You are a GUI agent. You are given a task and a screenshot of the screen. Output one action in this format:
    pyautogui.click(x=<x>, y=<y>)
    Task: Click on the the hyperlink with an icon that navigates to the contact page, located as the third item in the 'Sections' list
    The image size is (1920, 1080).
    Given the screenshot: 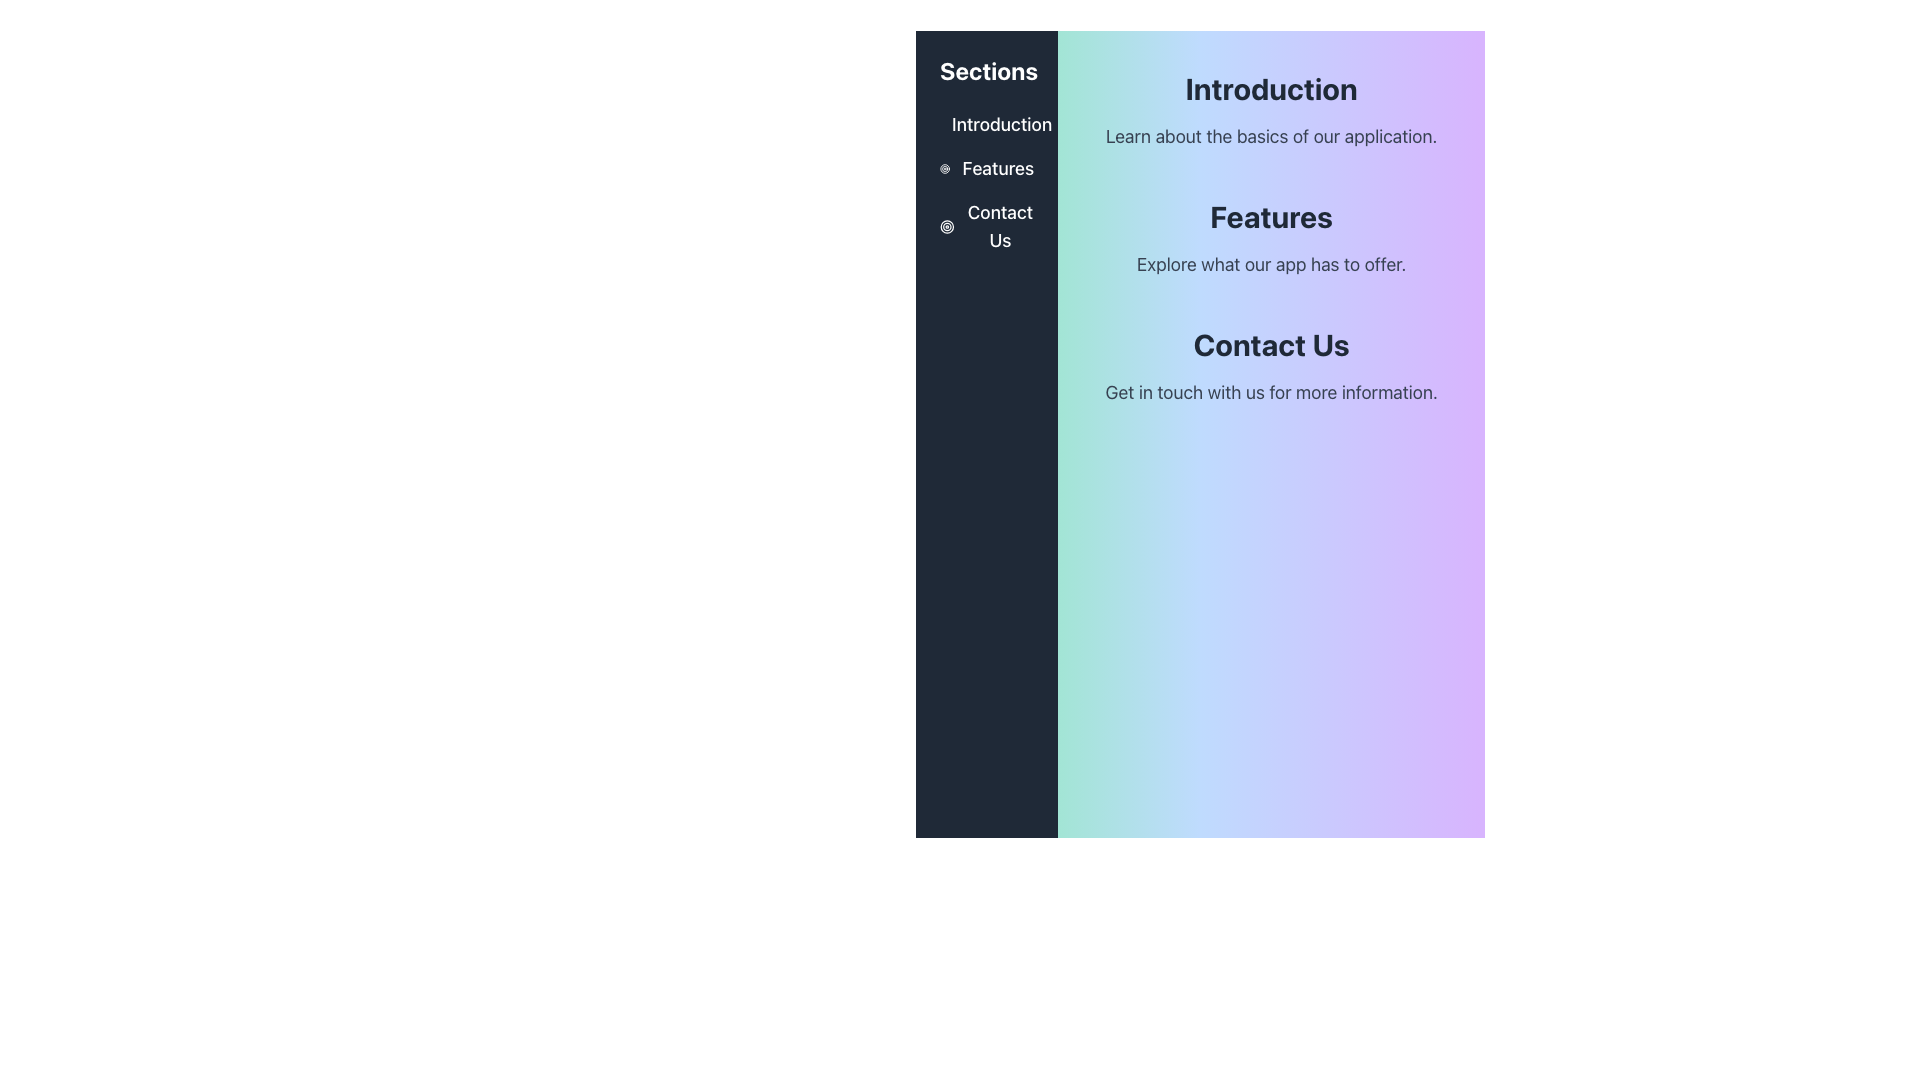 What is the action you would take?
    pyautogui.click(x=987, y=226)
    